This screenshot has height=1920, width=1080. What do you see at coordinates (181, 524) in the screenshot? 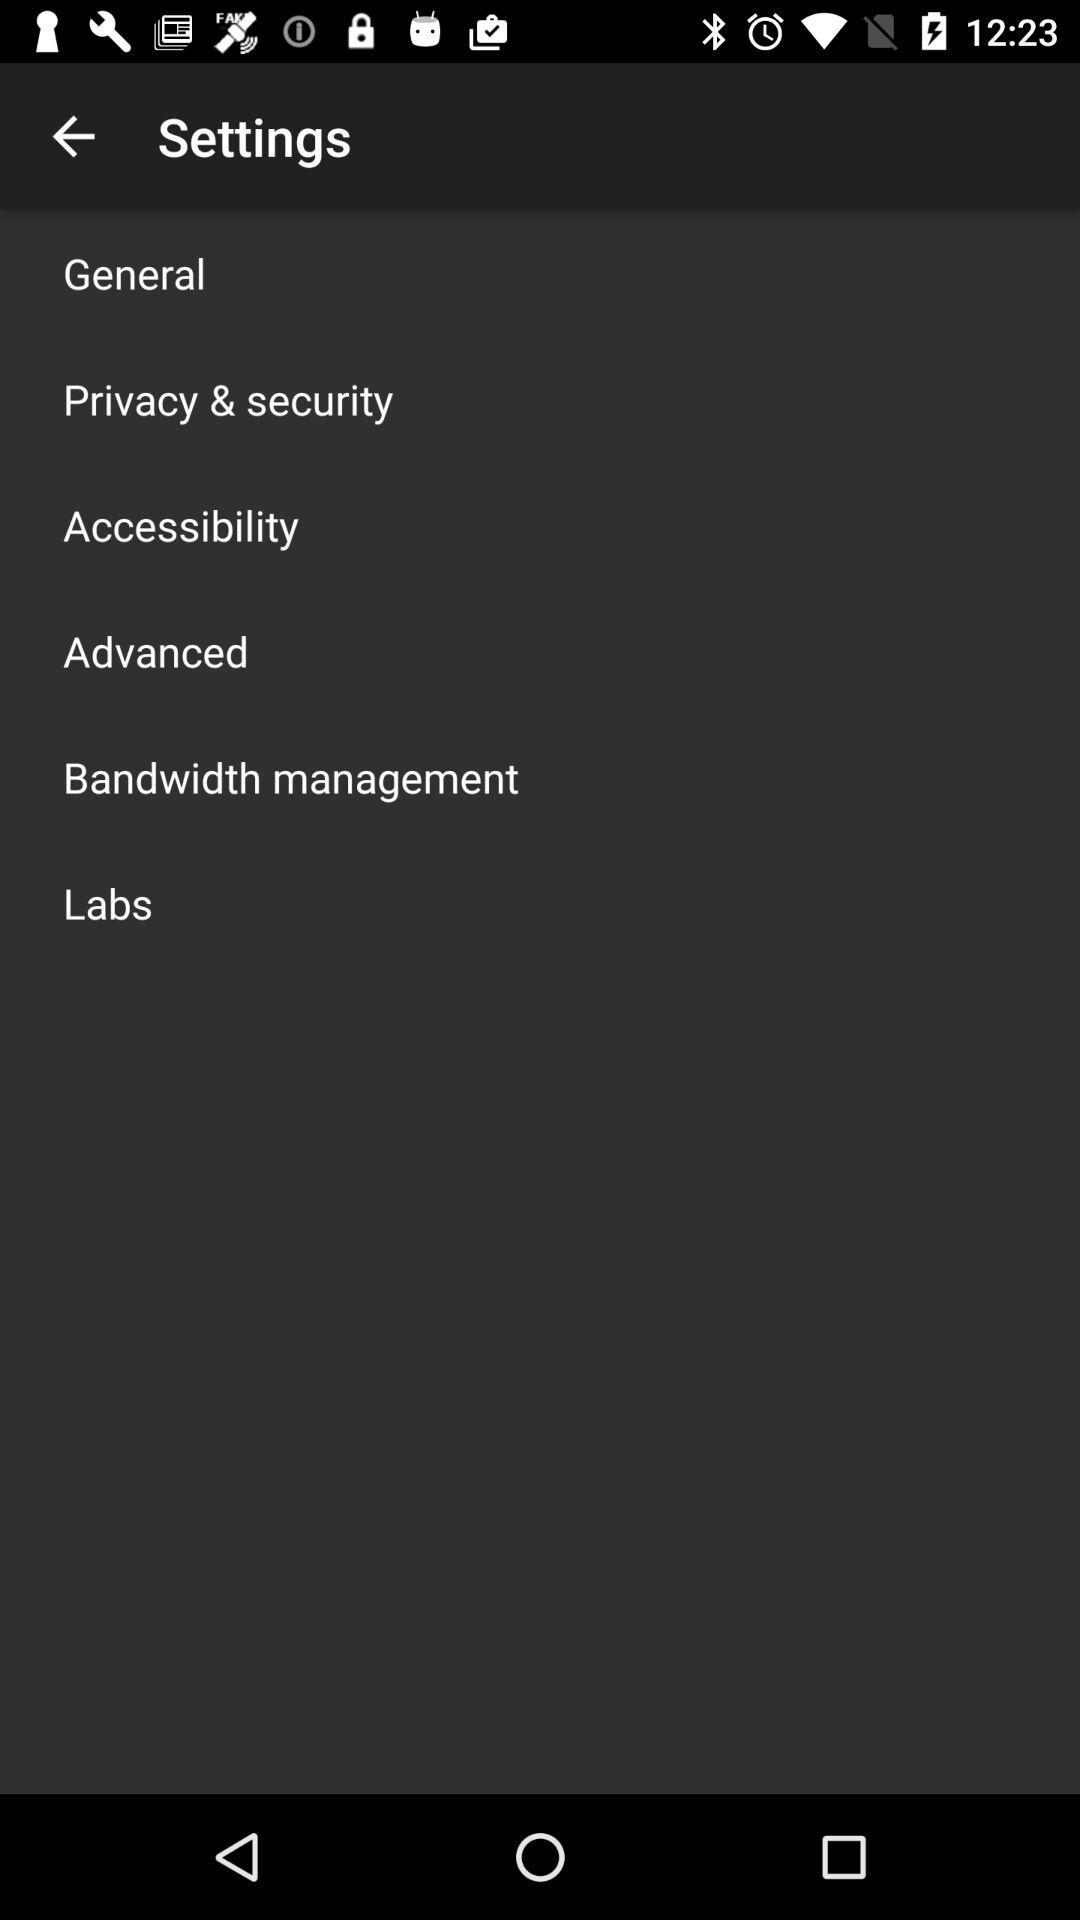
I see `accessibility item` at bounding box center [181, 524].